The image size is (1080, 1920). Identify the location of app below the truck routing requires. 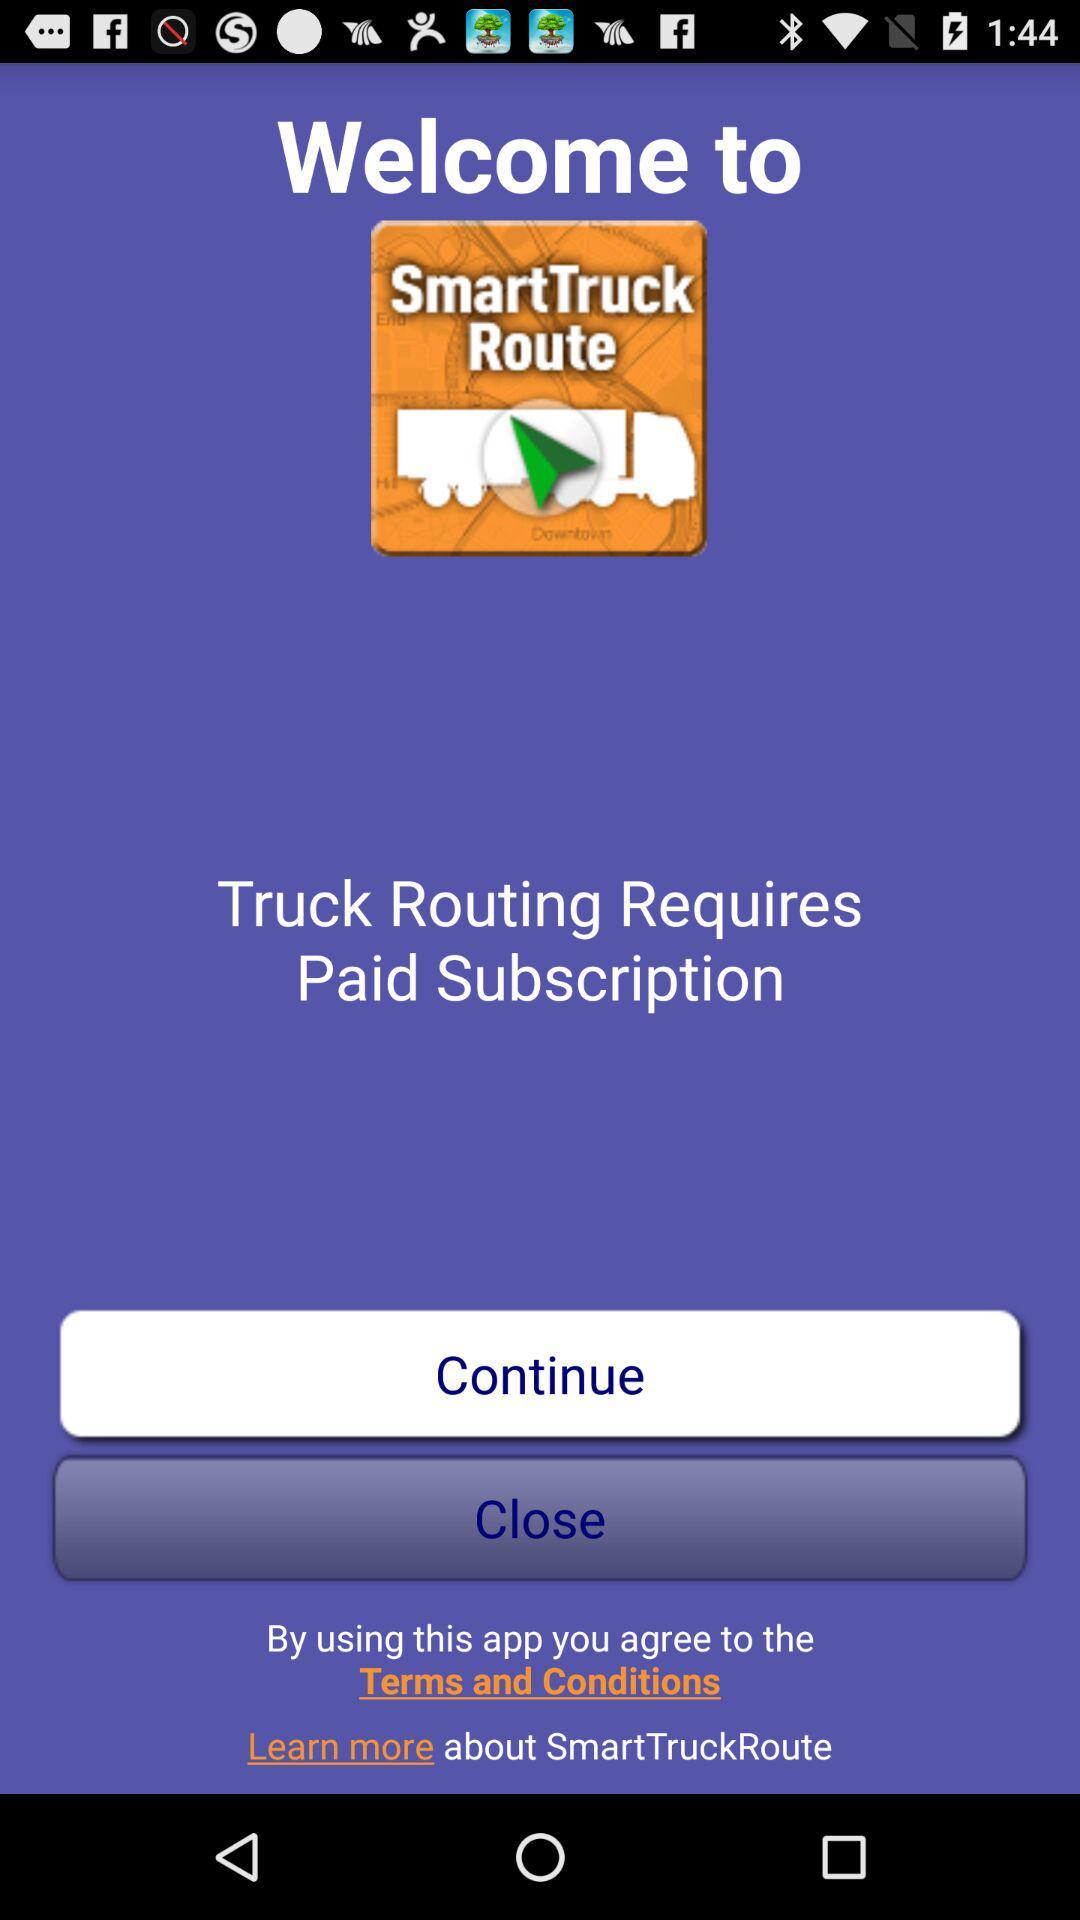
(540, 1372).